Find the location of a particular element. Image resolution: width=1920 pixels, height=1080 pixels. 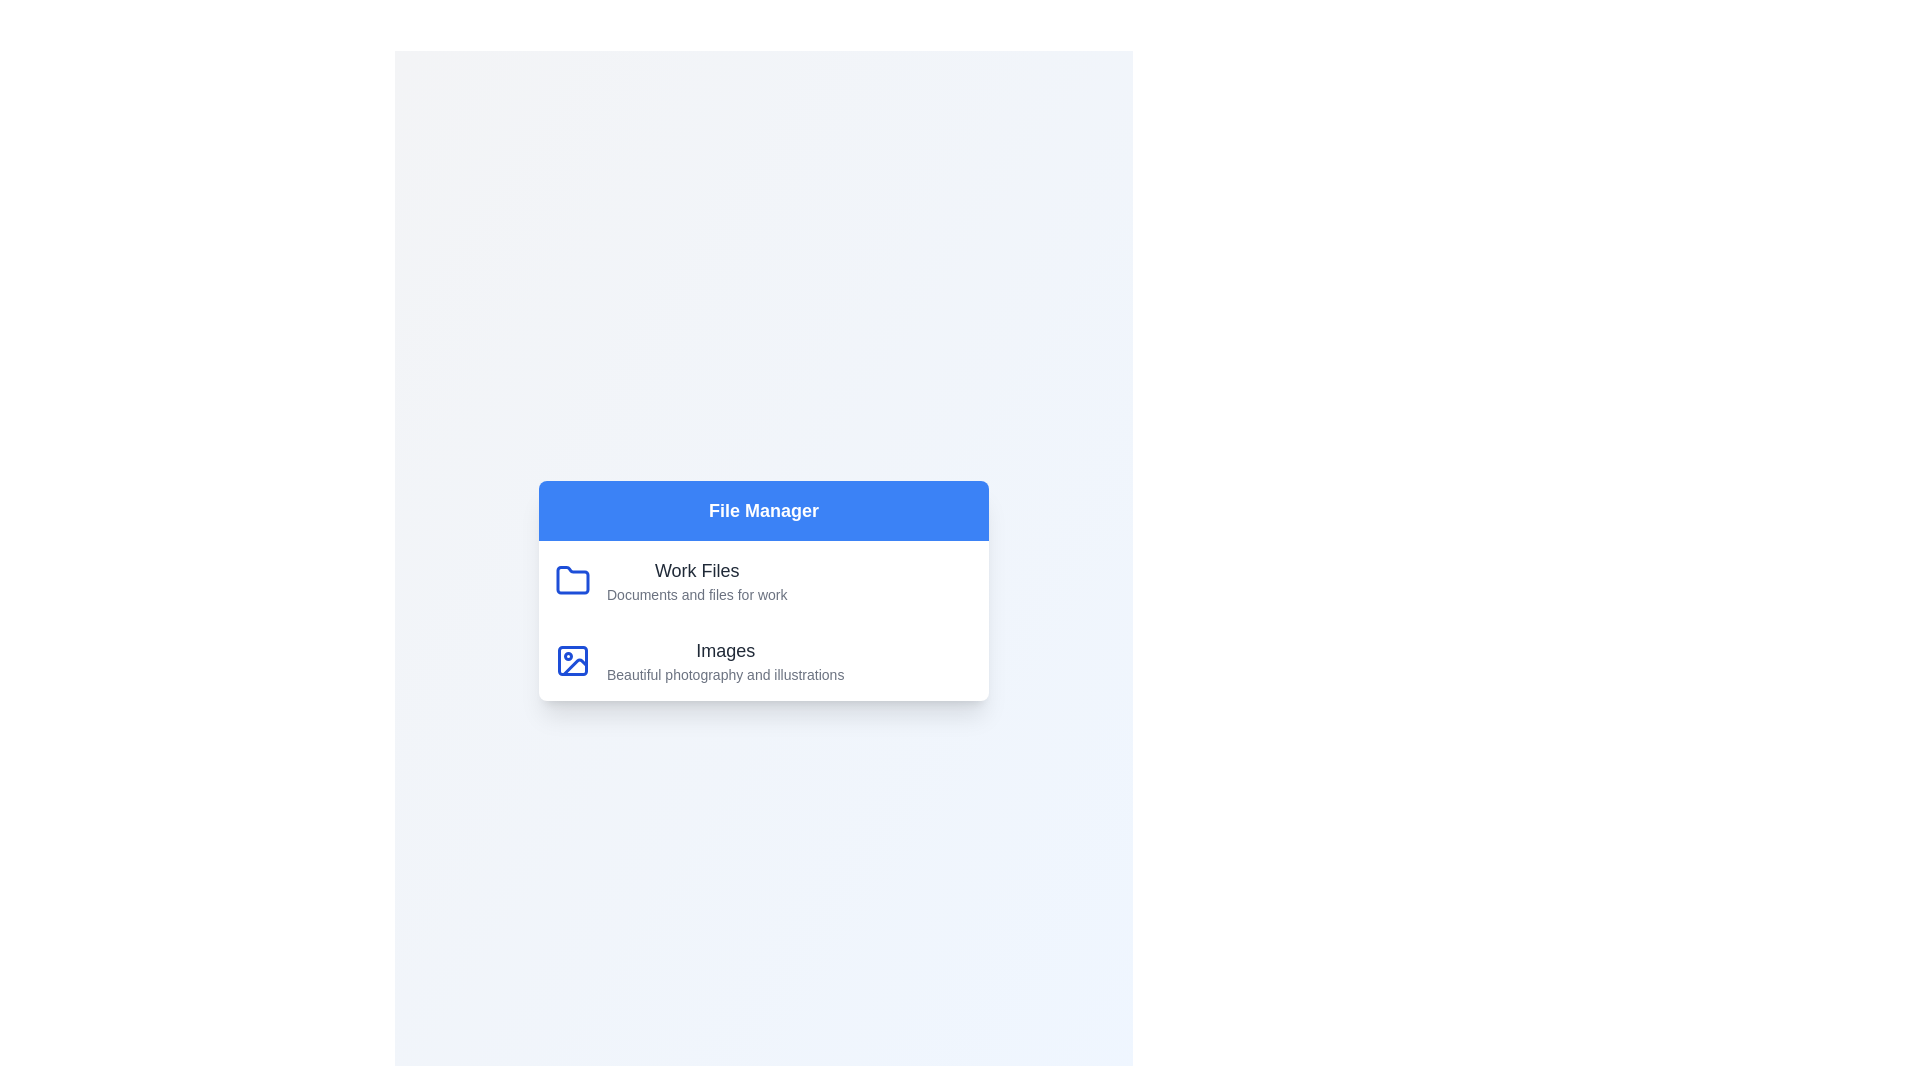

the icon of the category Work Files is located at coordinates (571, 581).